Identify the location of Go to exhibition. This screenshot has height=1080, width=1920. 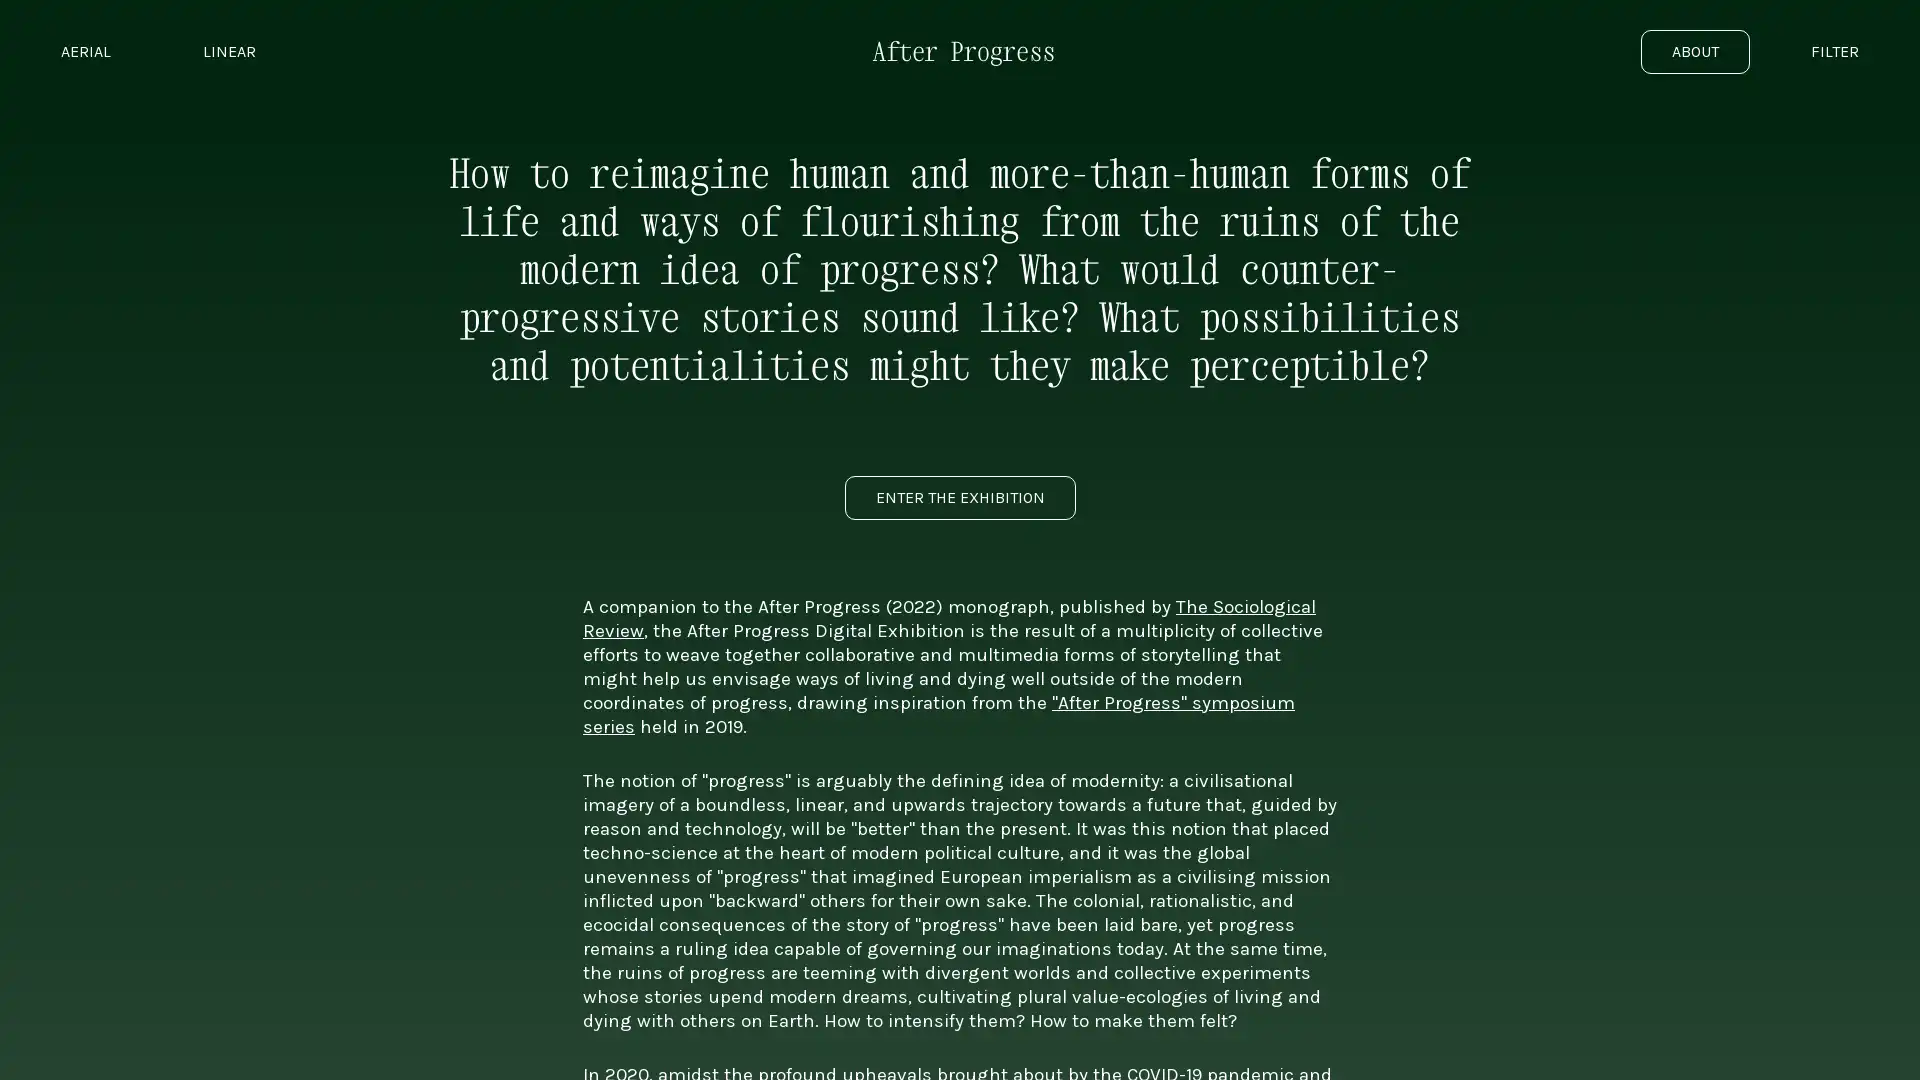
(964, 50).